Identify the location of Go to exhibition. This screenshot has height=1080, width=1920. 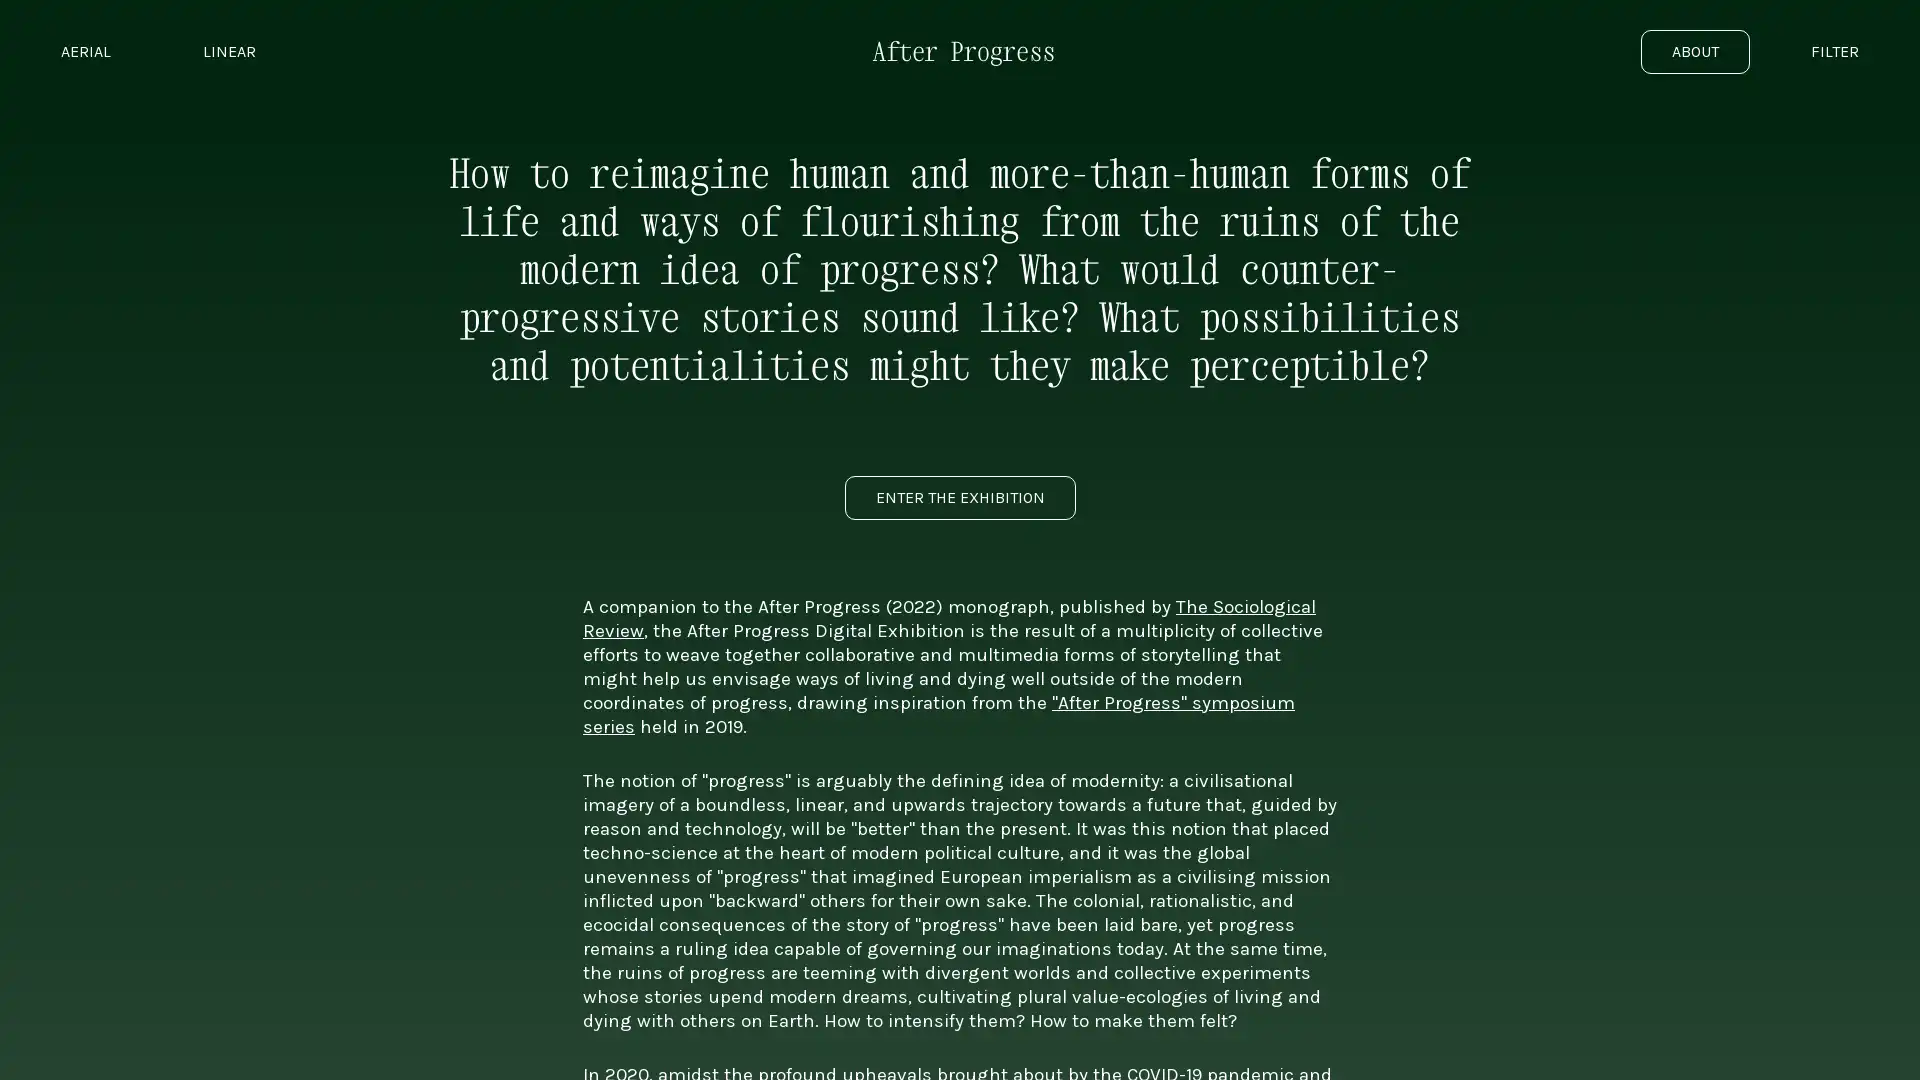
(964, 50).